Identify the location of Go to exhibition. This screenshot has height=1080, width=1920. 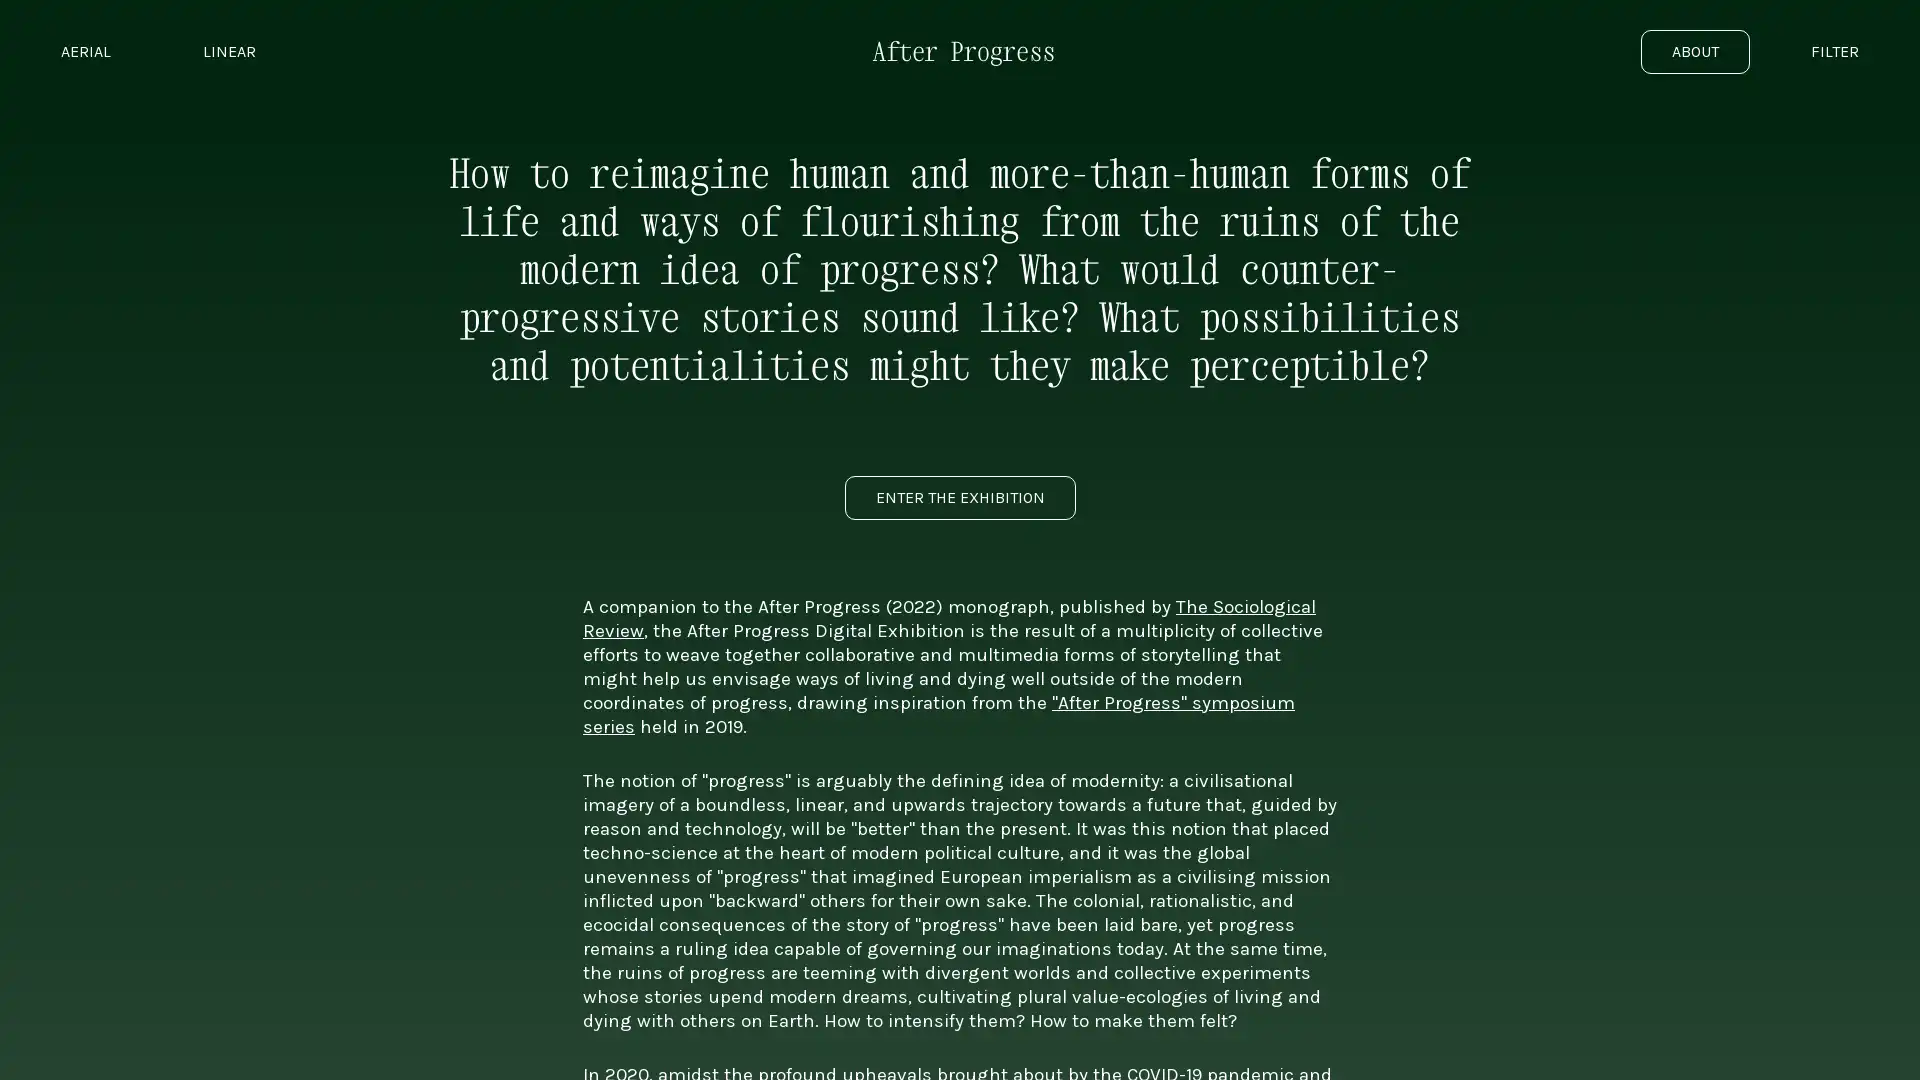
(964, 50).